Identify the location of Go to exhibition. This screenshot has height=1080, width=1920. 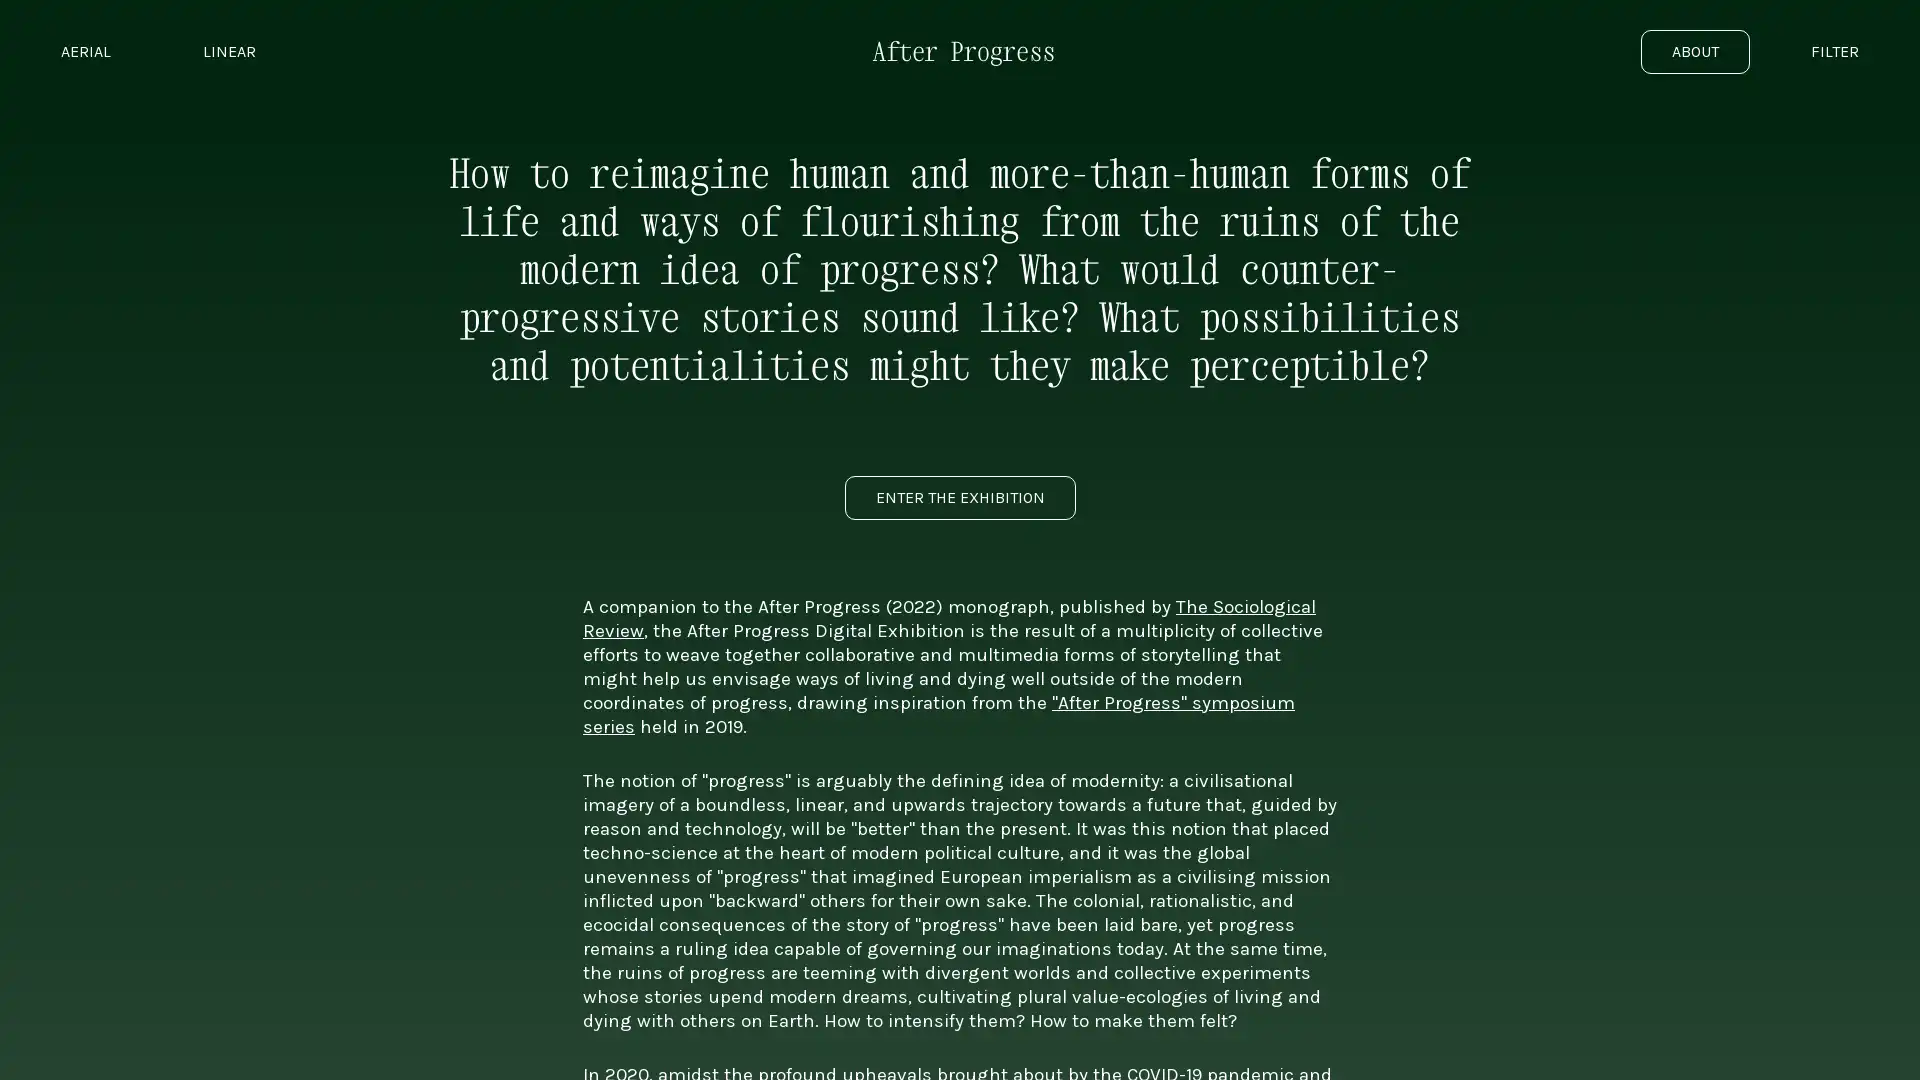
(964, 50).